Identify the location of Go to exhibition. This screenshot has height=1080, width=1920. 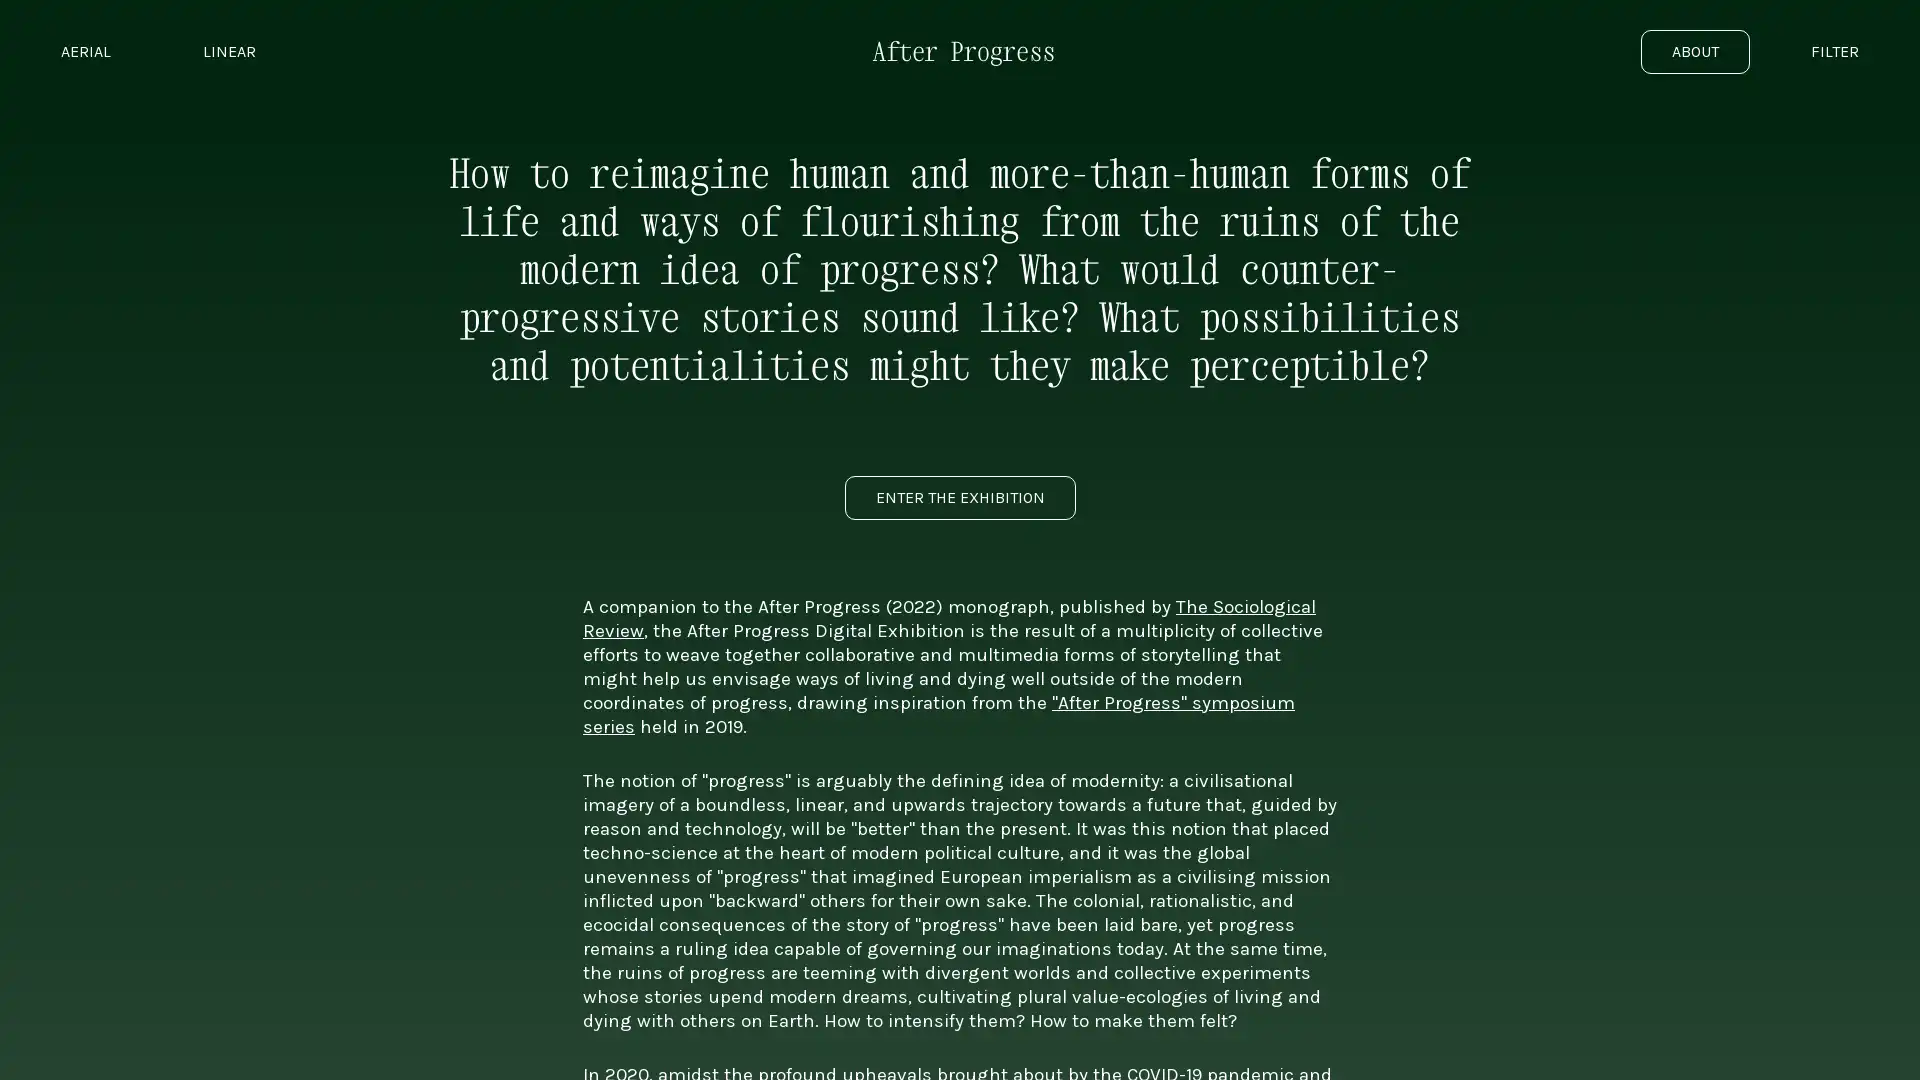
(964, 50).